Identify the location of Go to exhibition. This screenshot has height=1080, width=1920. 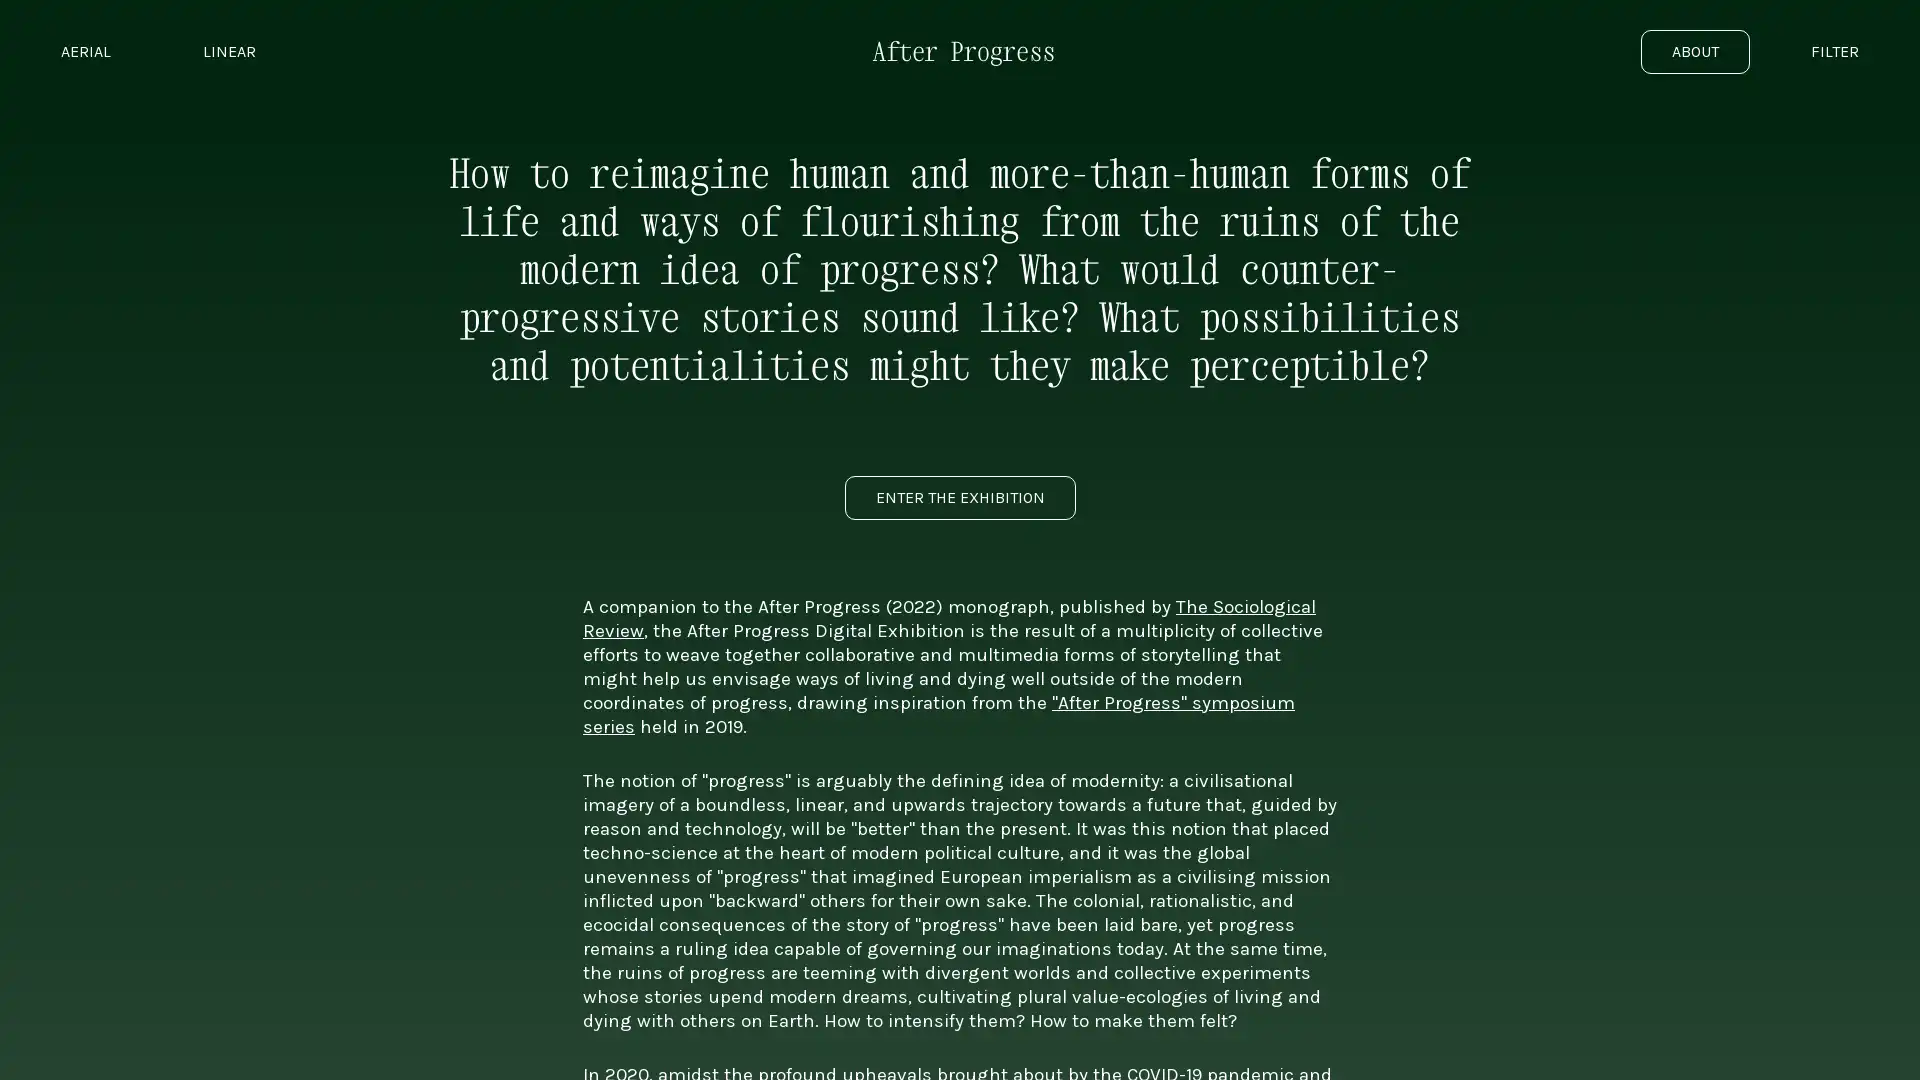
(964, 50).